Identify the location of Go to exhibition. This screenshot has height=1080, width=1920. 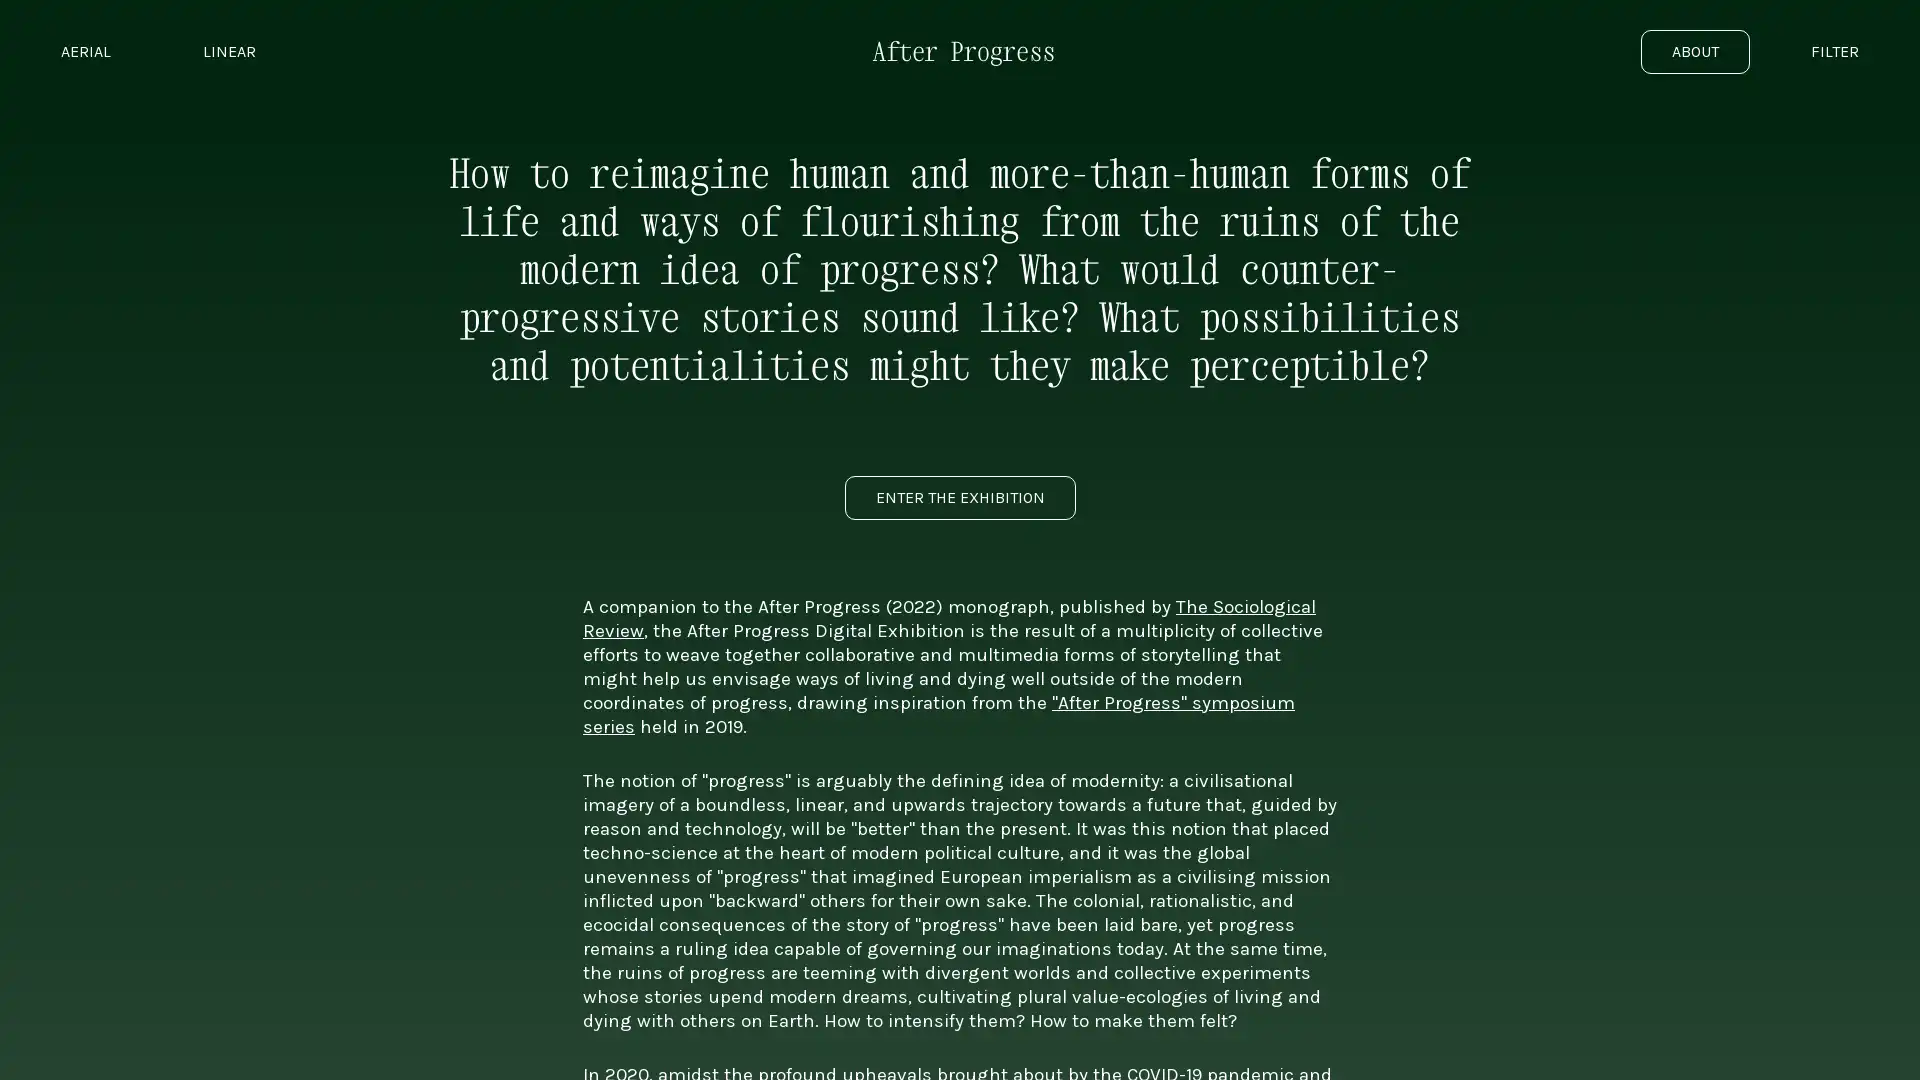
(964, 50).